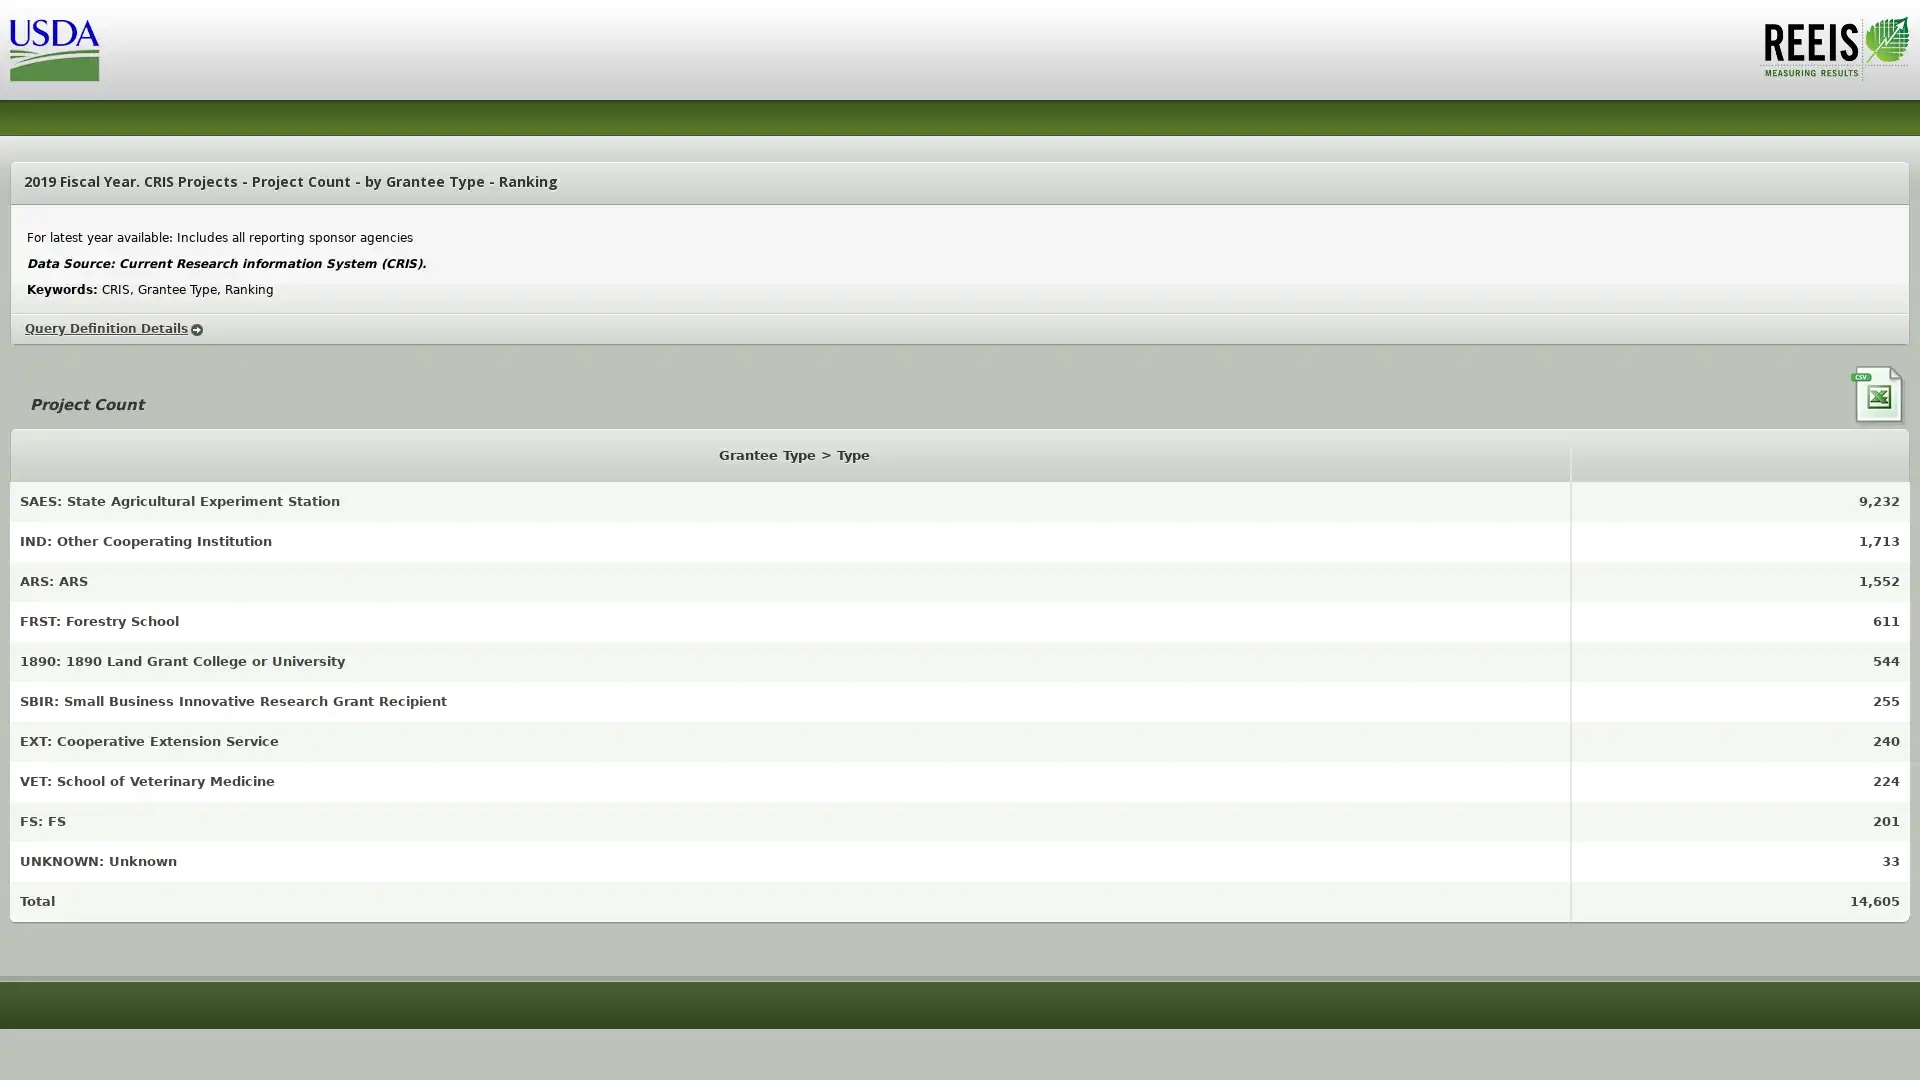 This screenshot has height=1080, width=1920. I want to click on Click to export as CSV, so click(1879, 396).